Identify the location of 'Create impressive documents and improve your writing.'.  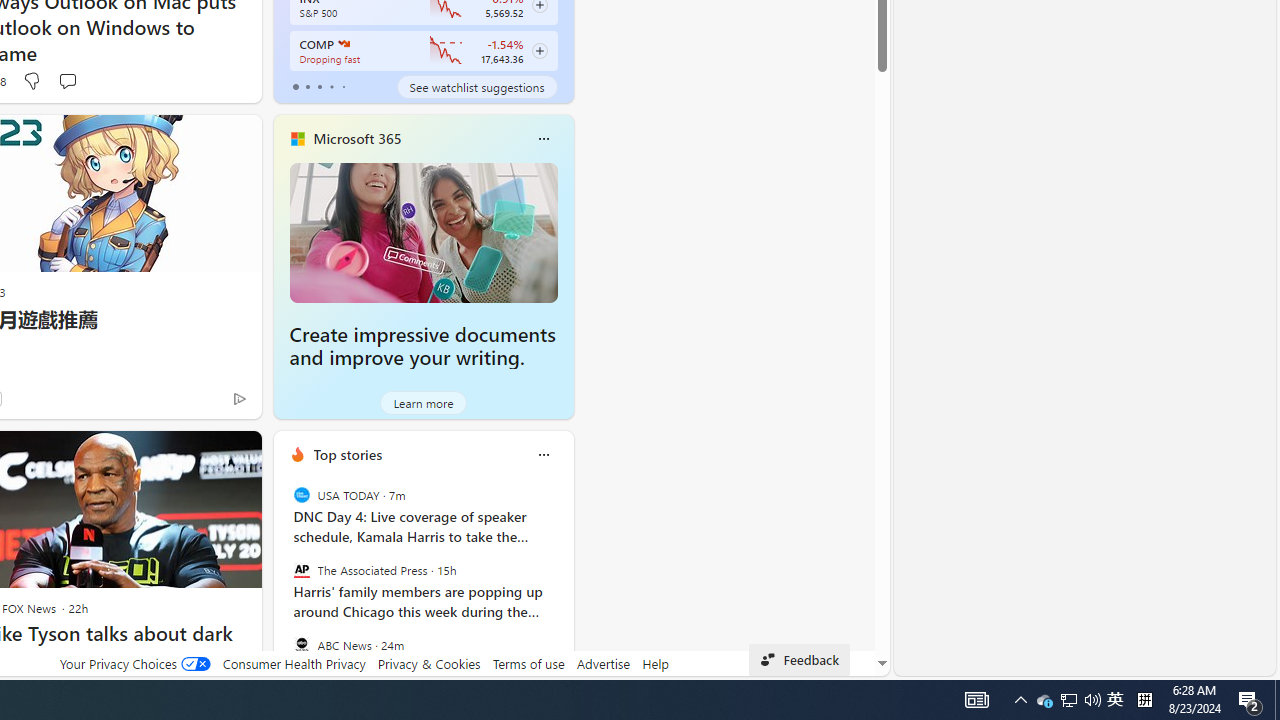
(422, 231).